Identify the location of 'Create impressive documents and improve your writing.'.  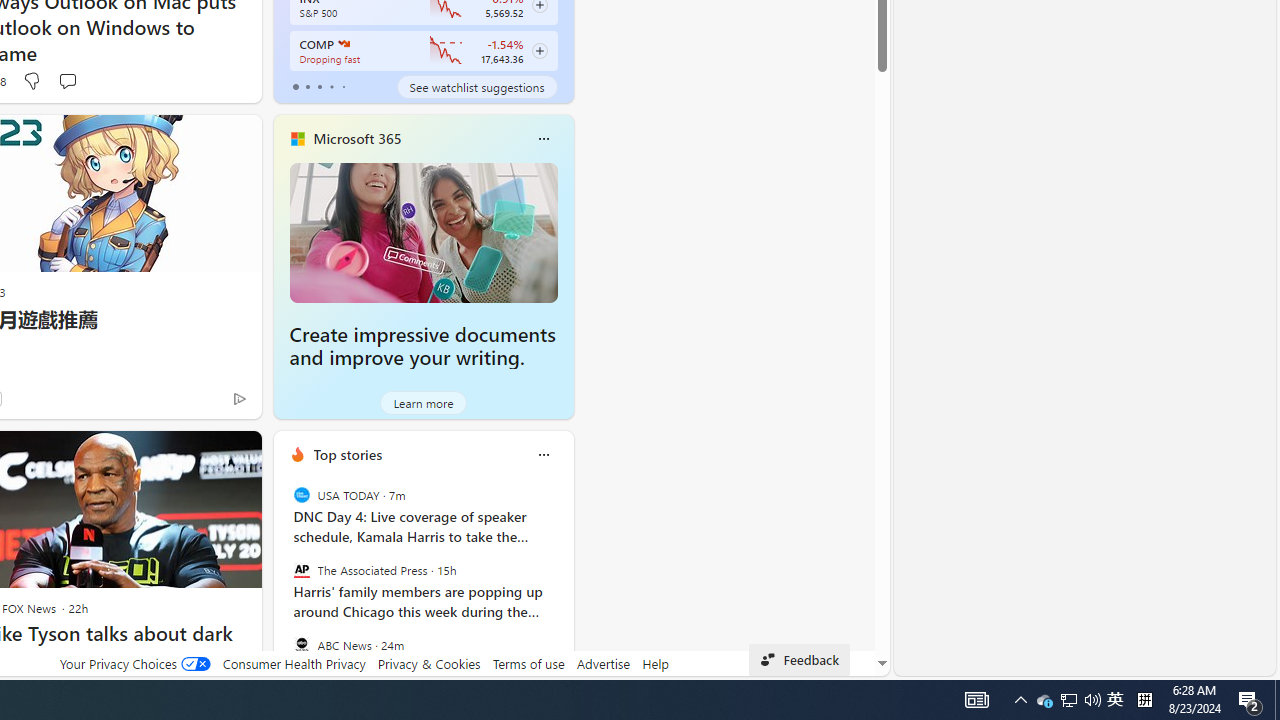
(422, 231).